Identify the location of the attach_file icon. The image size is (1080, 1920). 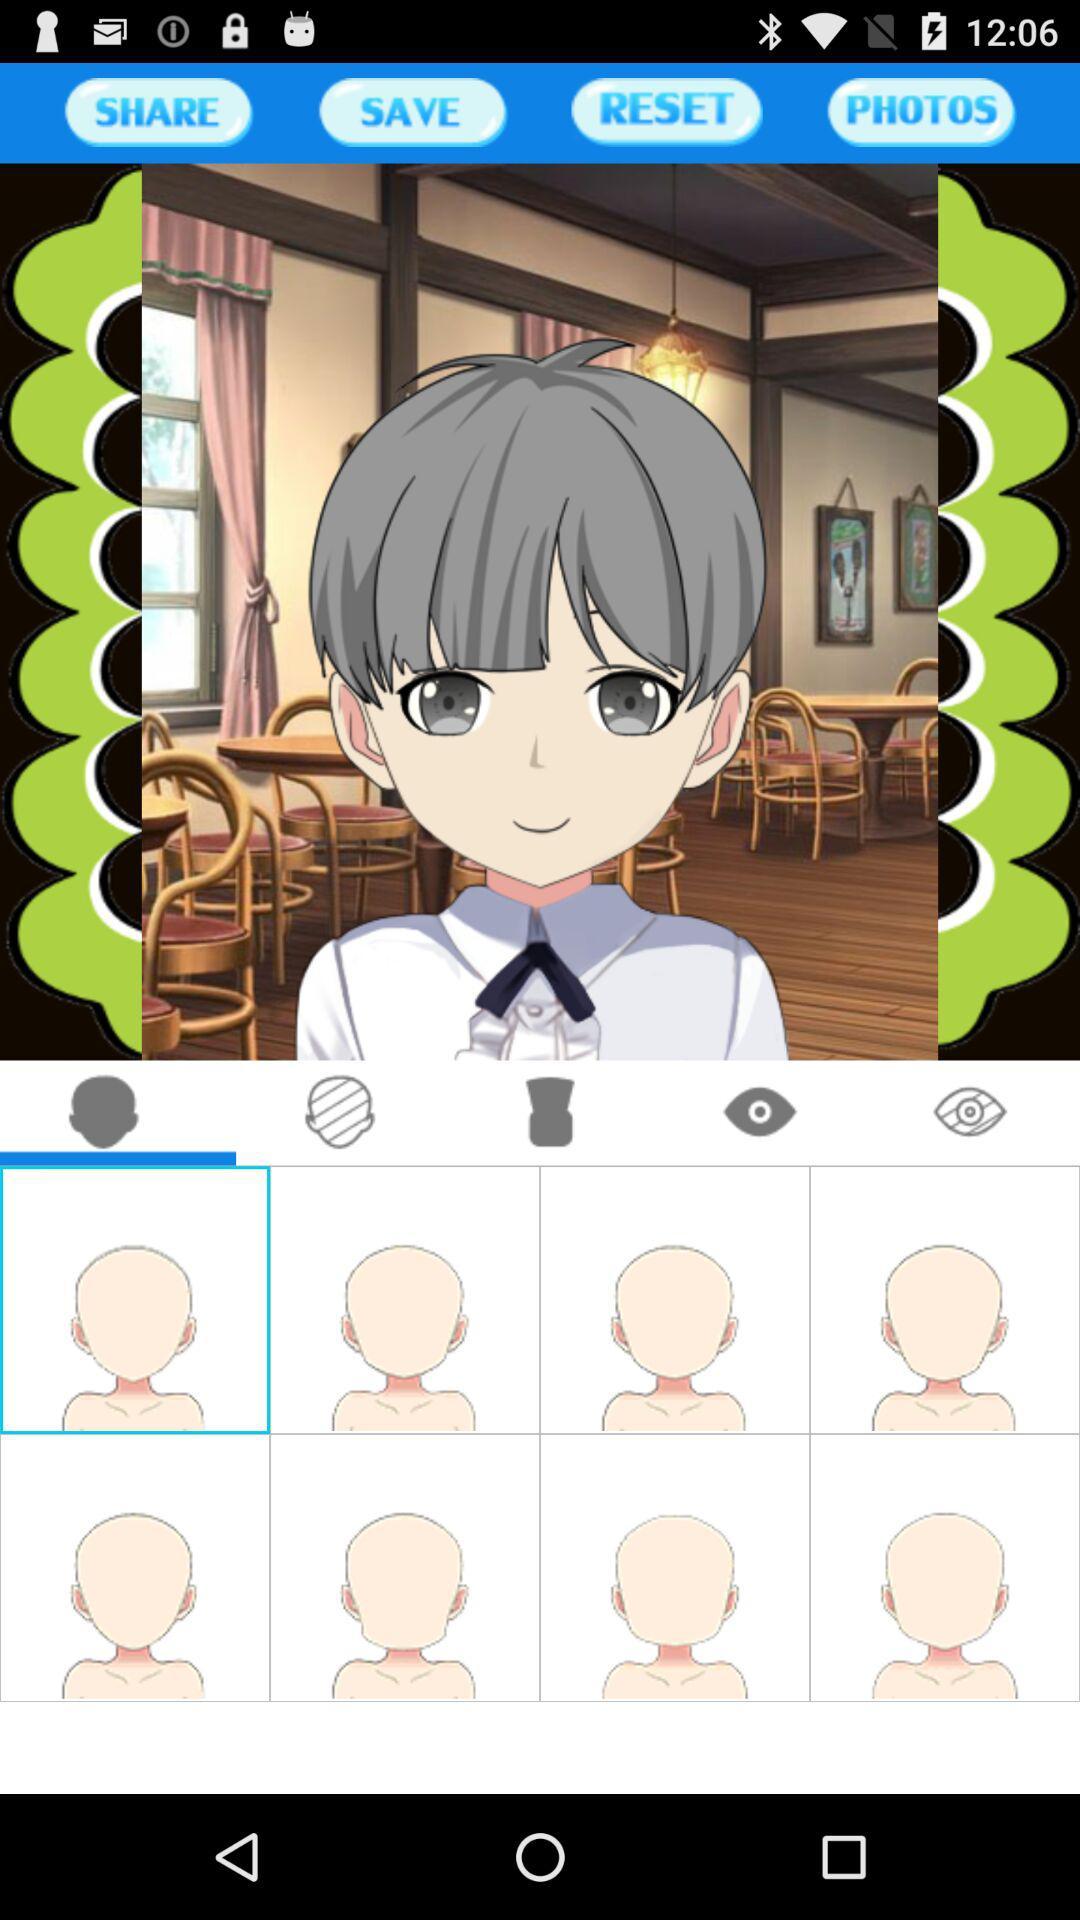
(340, 1191).